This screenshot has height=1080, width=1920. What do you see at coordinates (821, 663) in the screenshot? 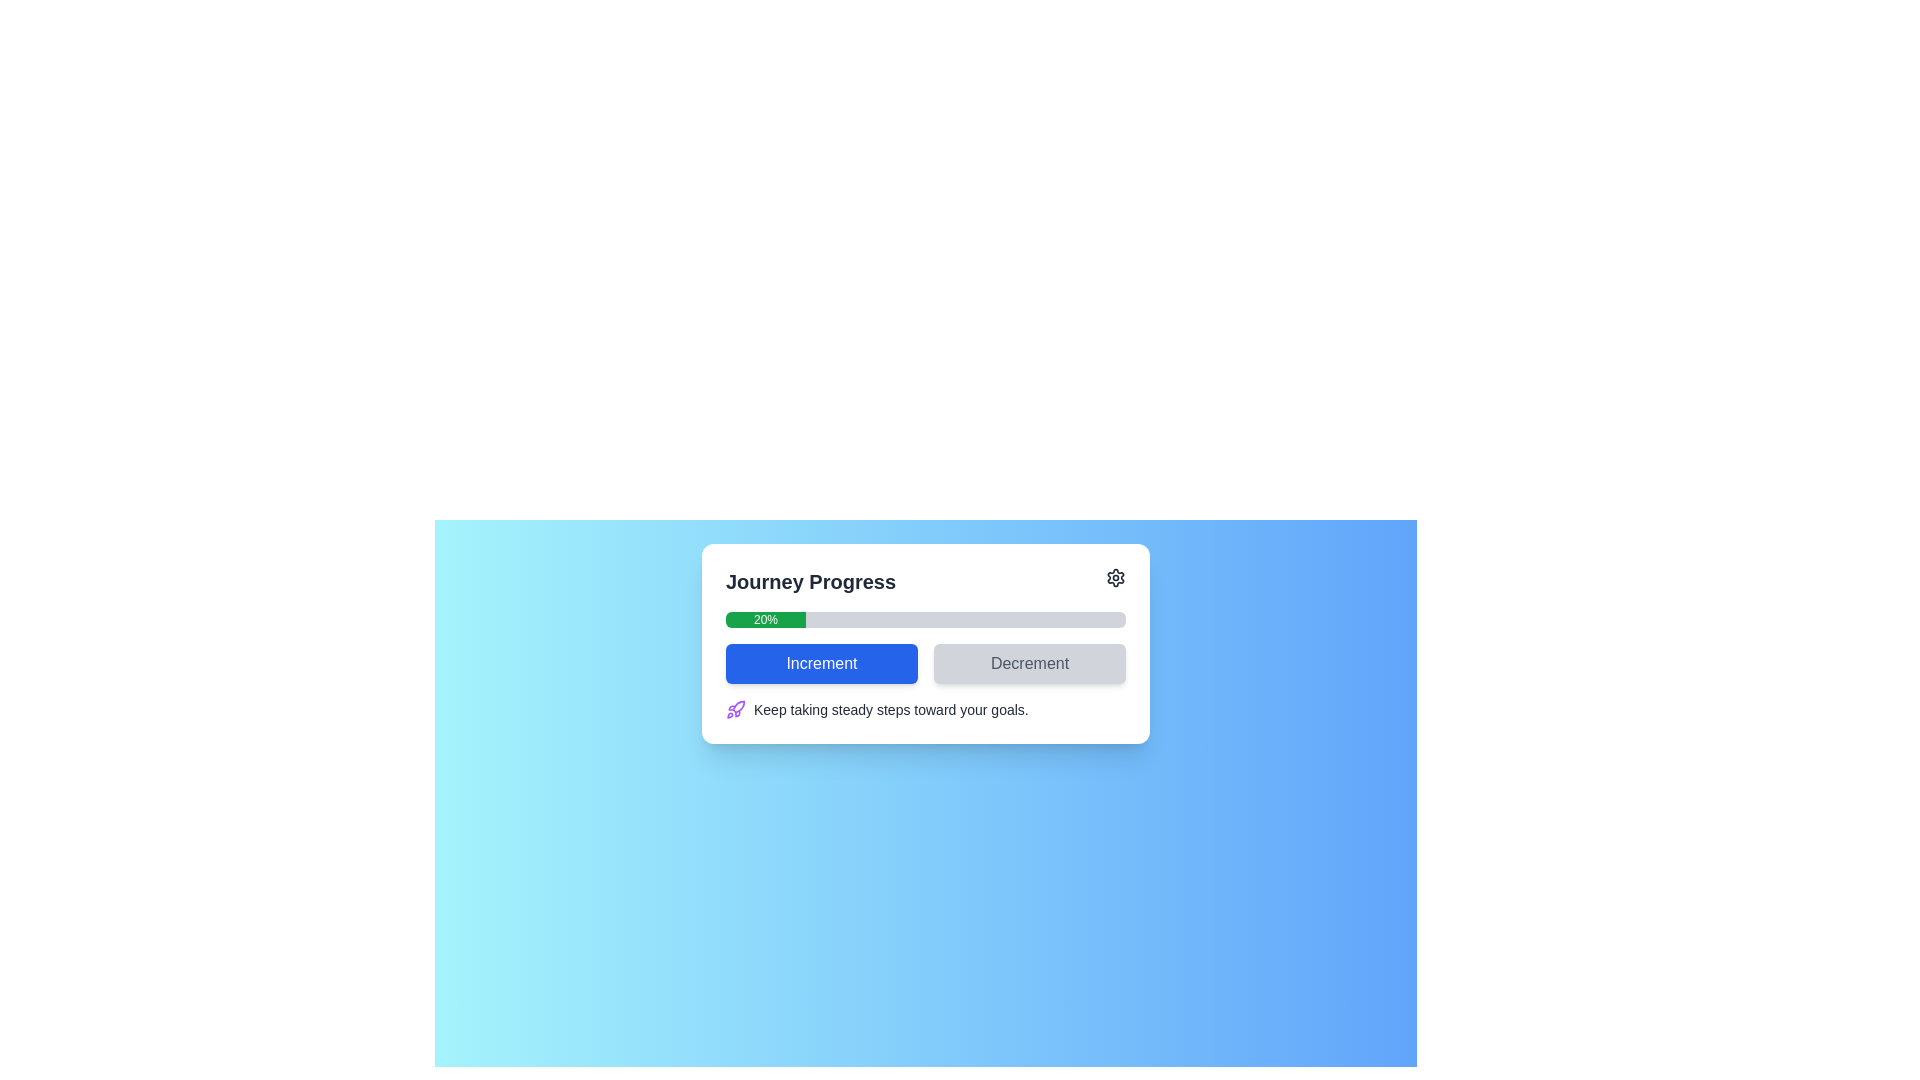
I see `the leftmost button that increases a numerical or progress value, located under a progress bar labeled '20%'` at bounding box center [821, 663].